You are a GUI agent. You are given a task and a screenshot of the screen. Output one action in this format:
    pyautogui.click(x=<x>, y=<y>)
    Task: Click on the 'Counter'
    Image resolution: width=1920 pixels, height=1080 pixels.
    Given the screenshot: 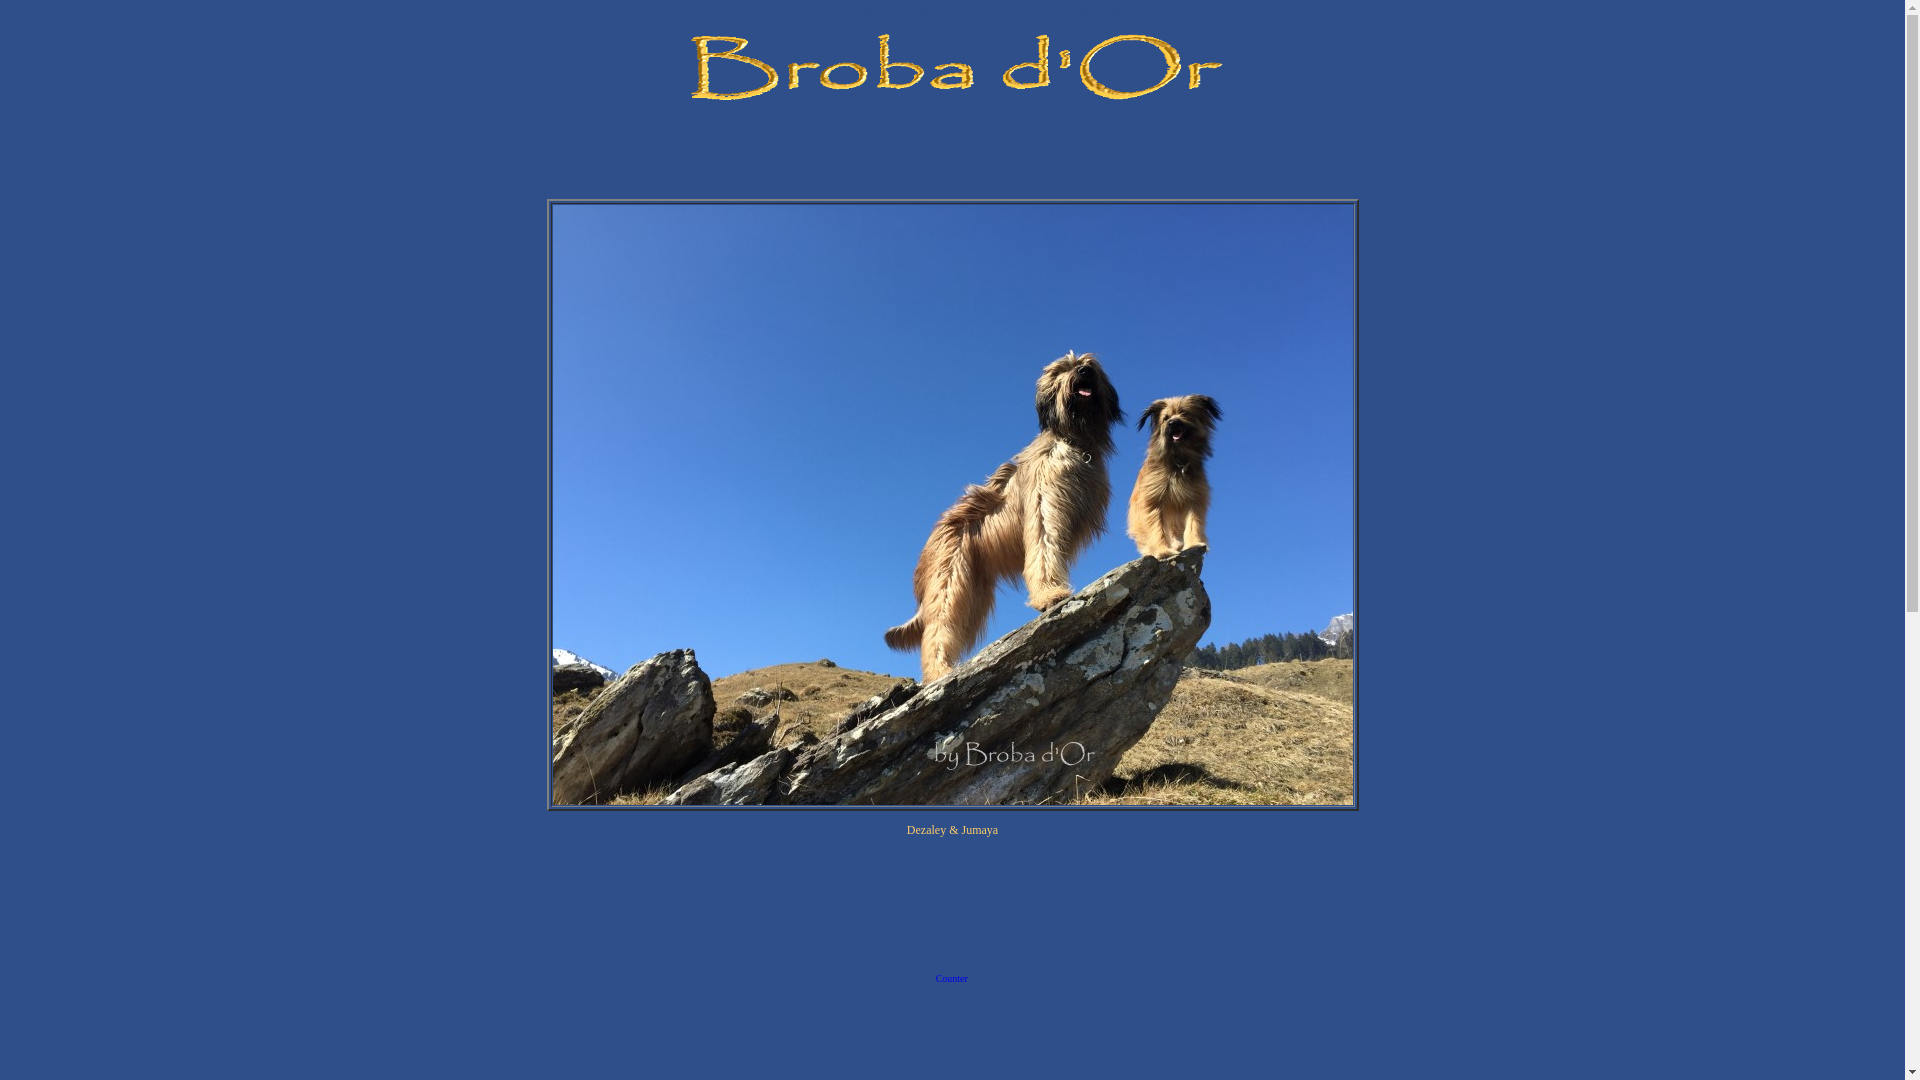 What is the action you would take?
    pyautogui.click(x=950, y=979)
    